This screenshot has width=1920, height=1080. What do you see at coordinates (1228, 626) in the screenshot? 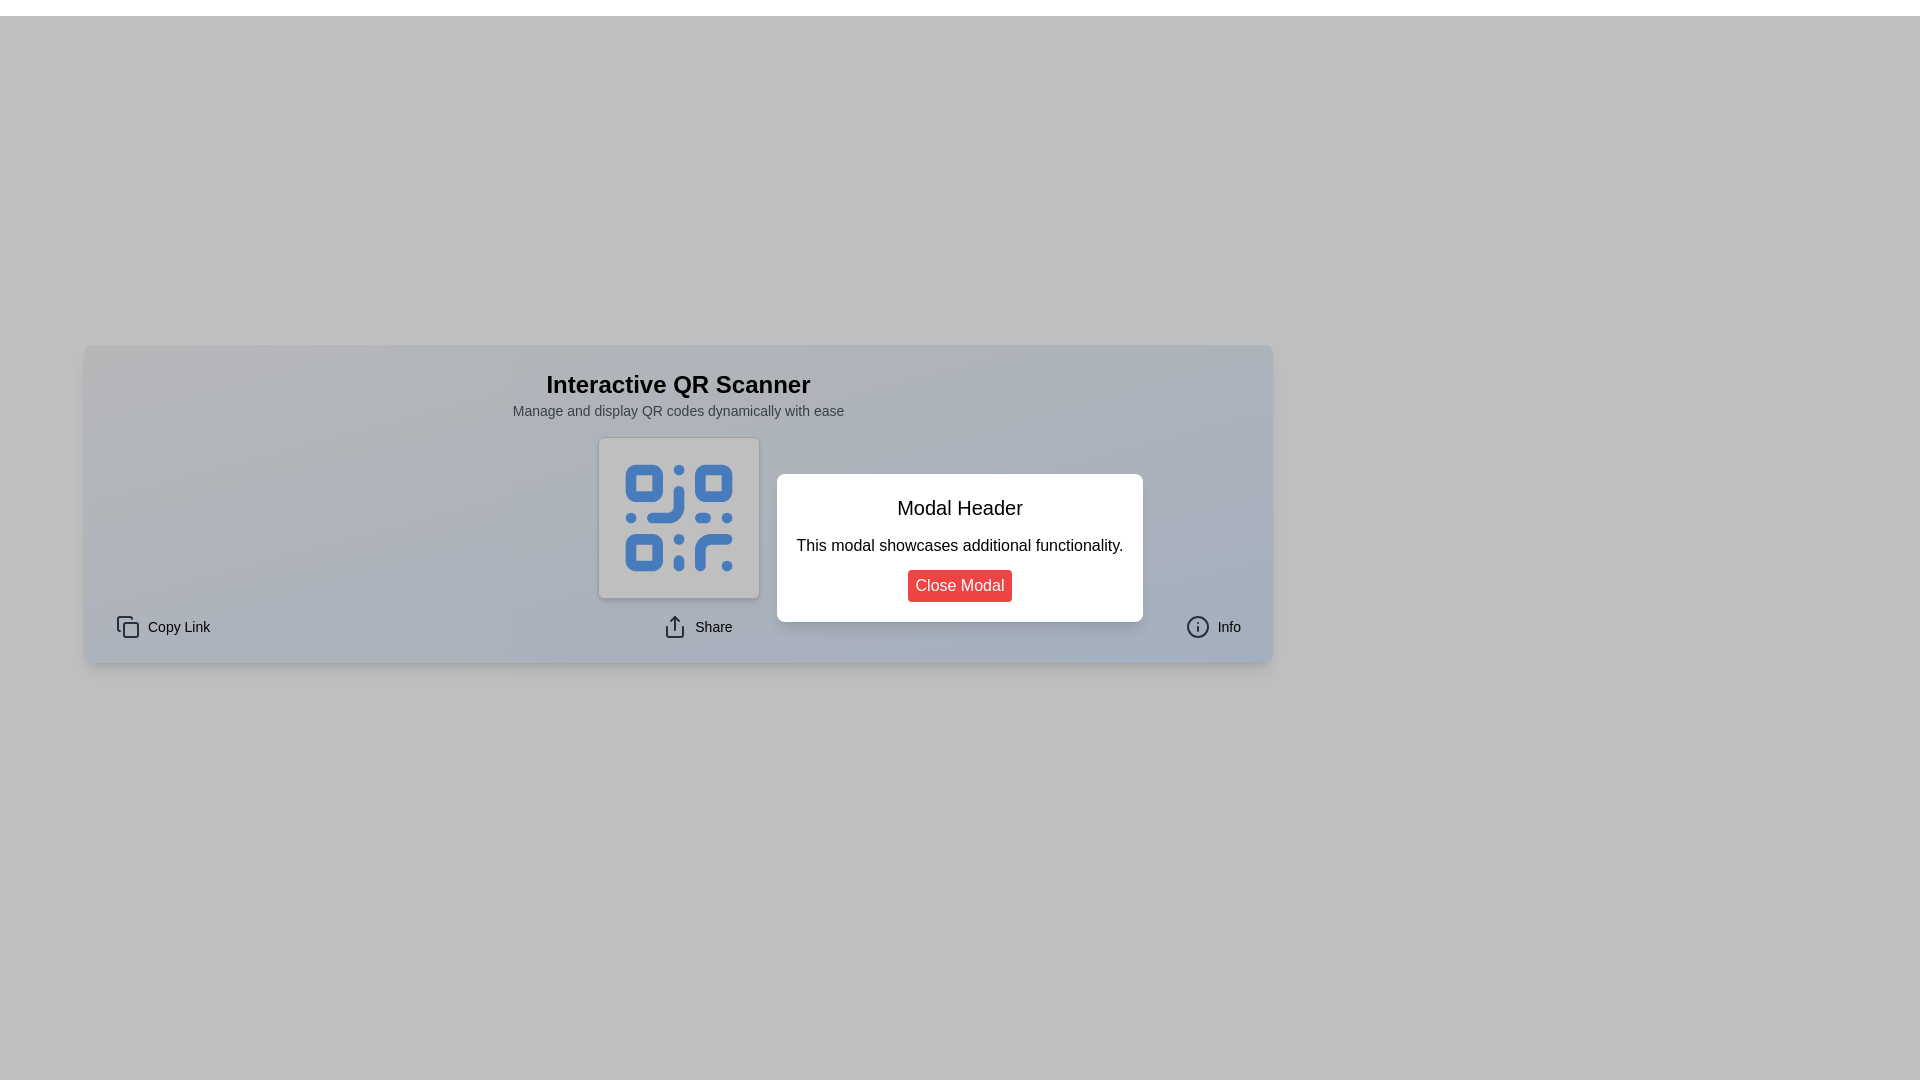
I see `the text label located at the bottom right of the interface, which is adjacent to the 'i' icon` at bounding box center [1228, 626].